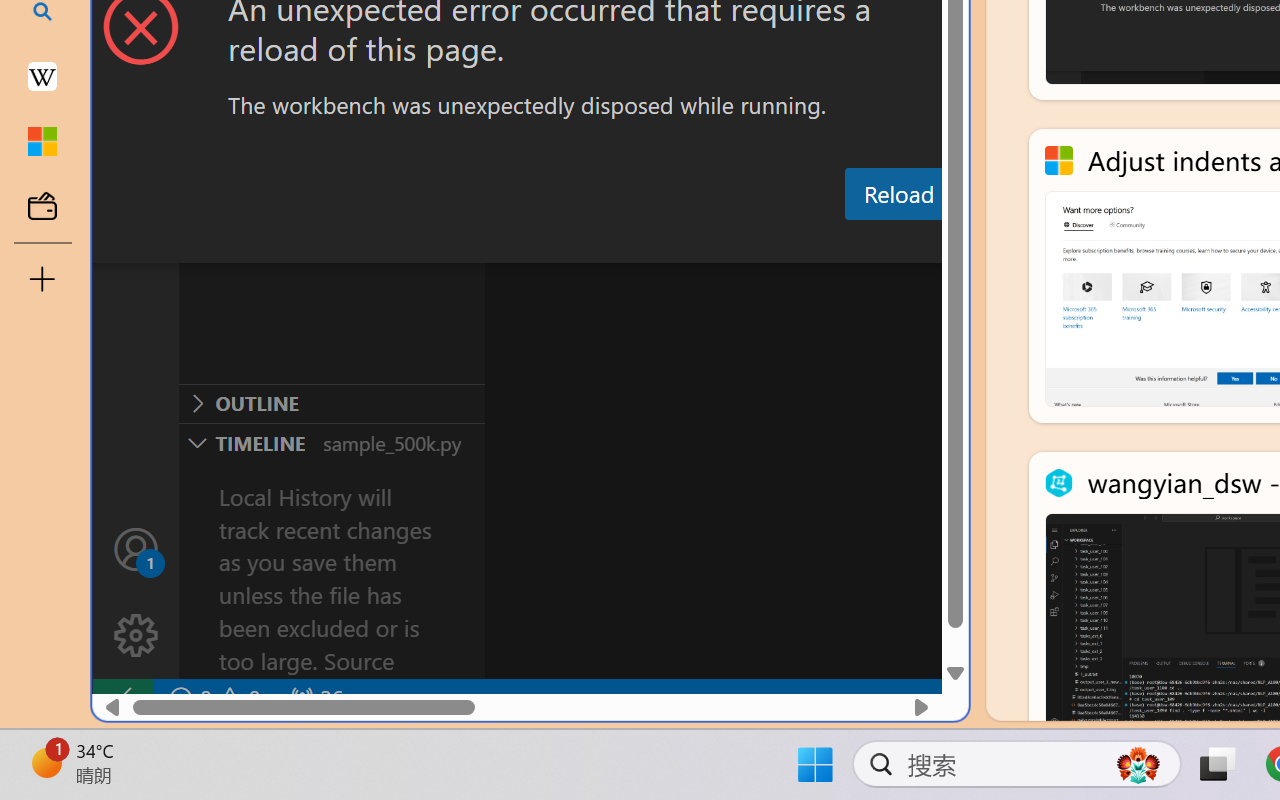 The width and height of the screenshot is (1280, 800). I want to click on 'Accounts - Sign in requested', so click(134, 548).